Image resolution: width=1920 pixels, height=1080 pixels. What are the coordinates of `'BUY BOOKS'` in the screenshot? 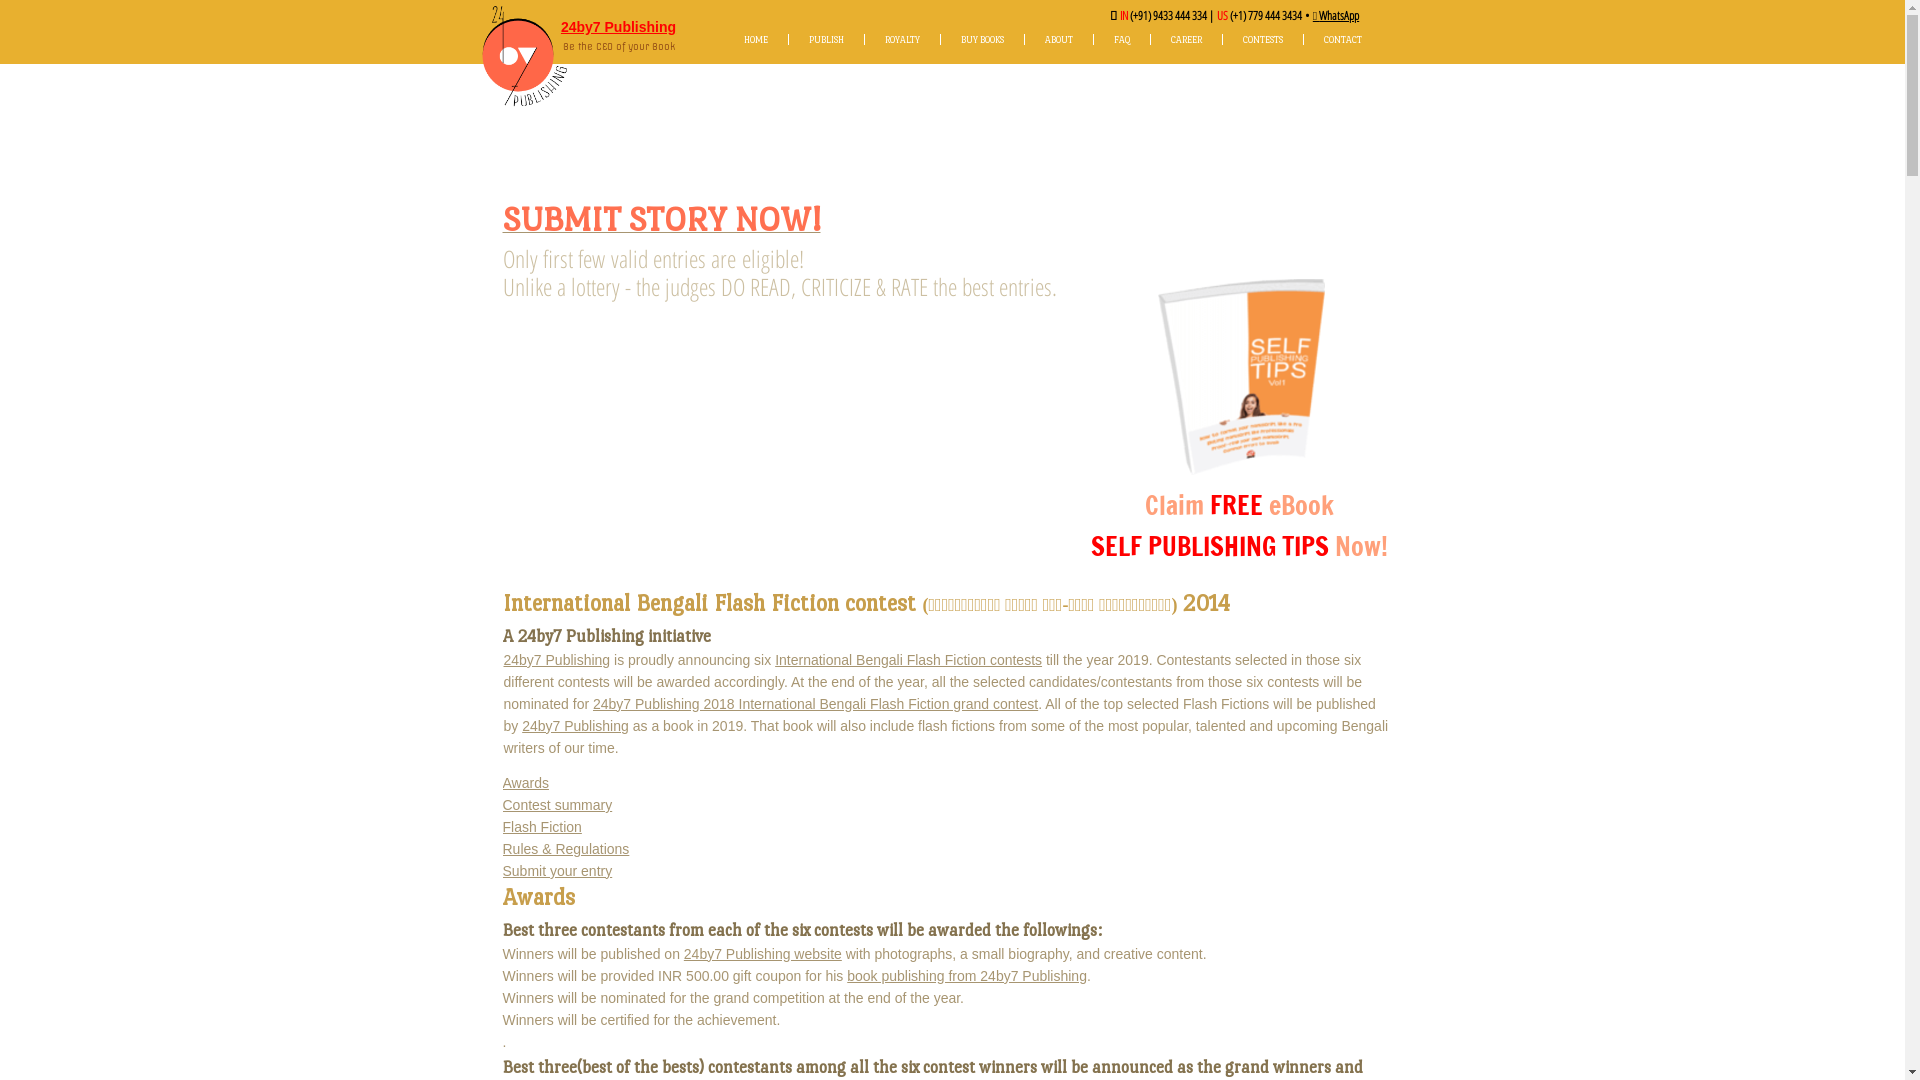 It's located at (982, 39).